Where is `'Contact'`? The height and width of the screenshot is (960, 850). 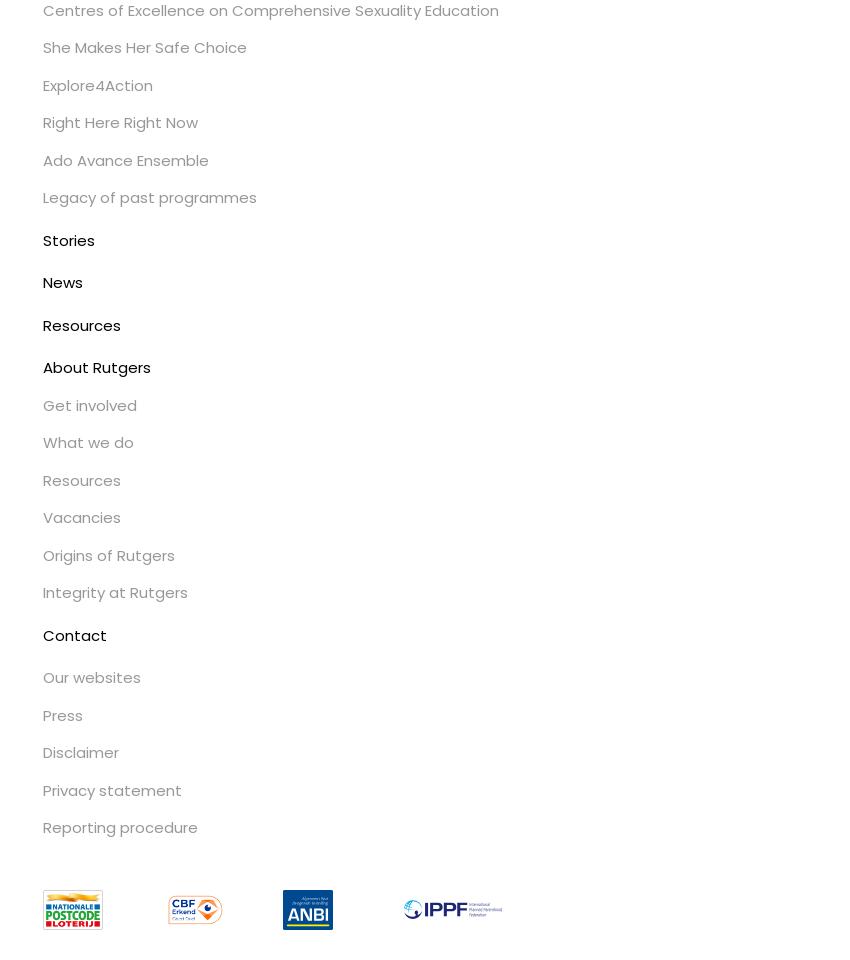 'Contact' is located at coordinates (74, 633).